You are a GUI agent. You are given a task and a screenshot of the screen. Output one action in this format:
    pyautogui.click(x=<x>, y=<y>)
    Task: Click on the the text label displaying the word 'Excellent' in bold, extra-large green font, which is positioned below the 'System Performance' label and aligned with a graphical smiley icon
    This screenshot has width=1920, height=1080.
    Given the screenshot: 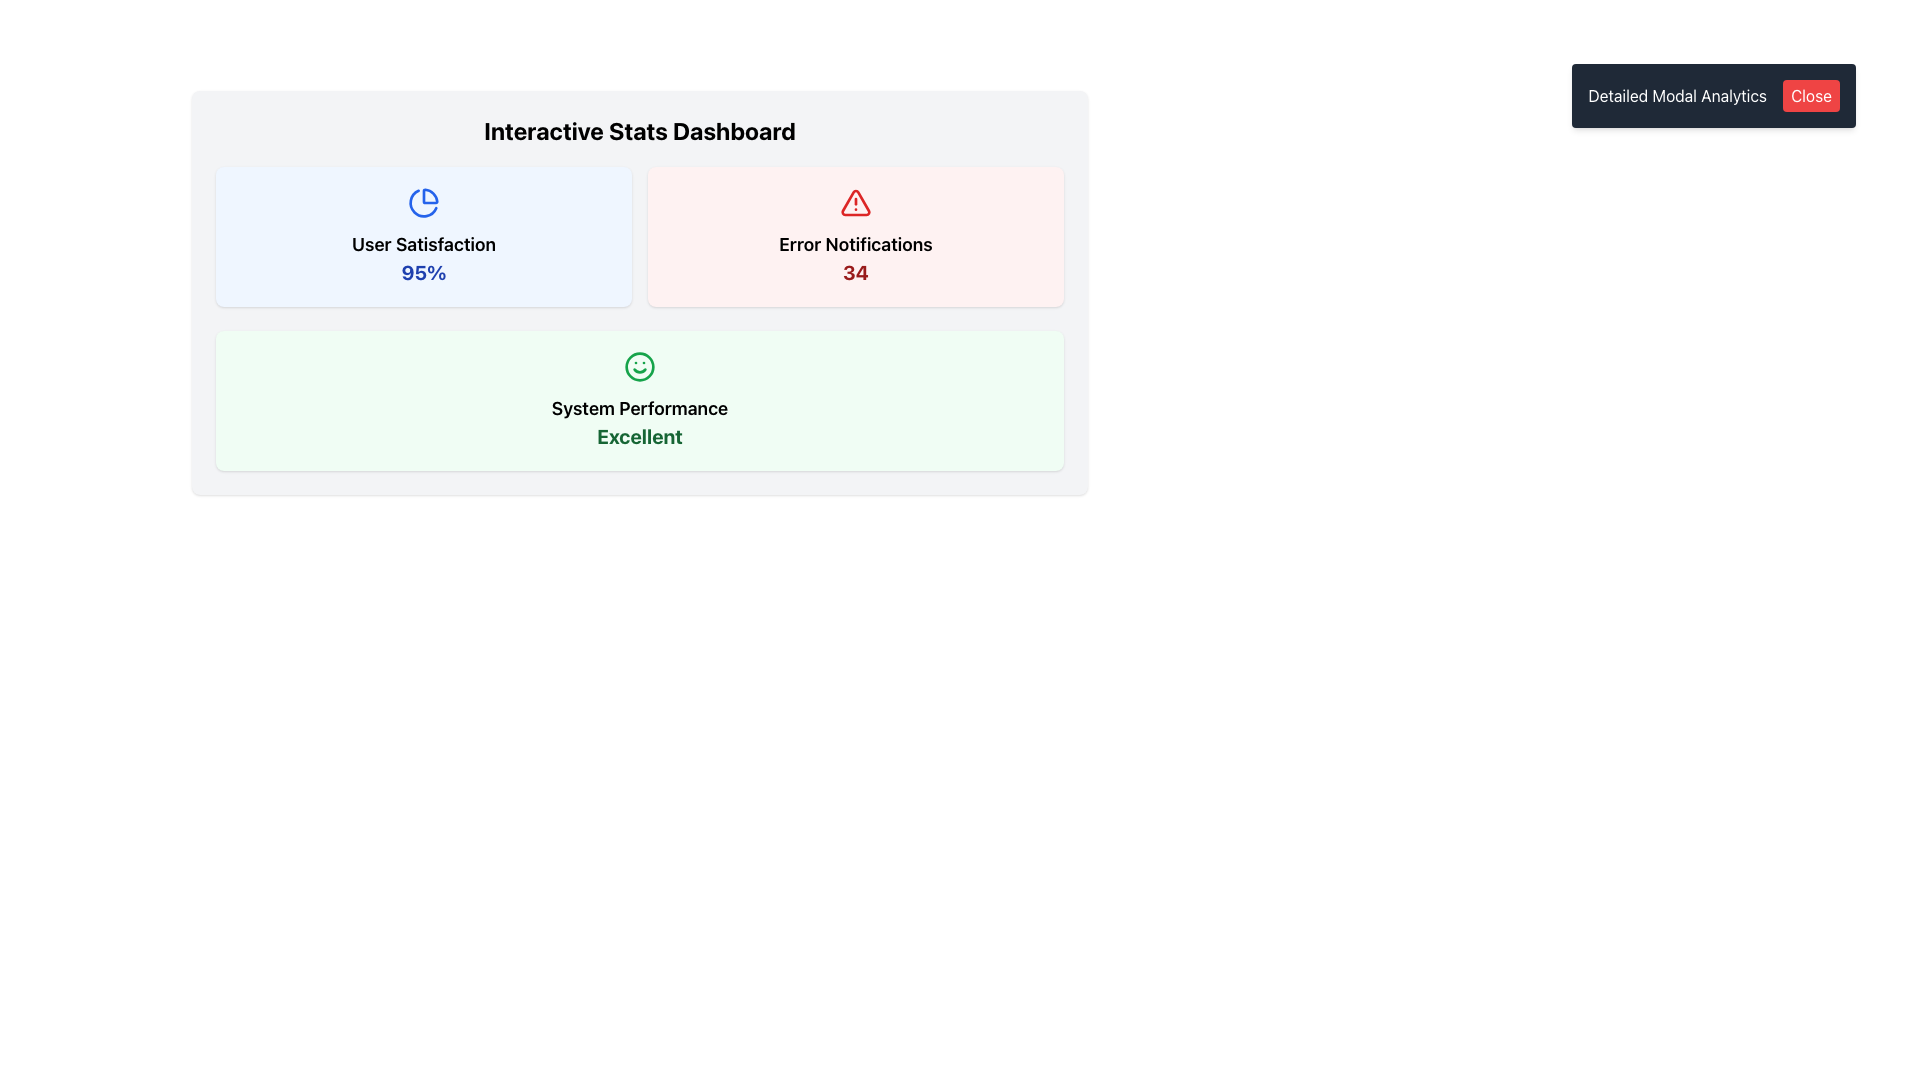 What is the action you would take?
    pyautogui.click(x=638, y=435)
    